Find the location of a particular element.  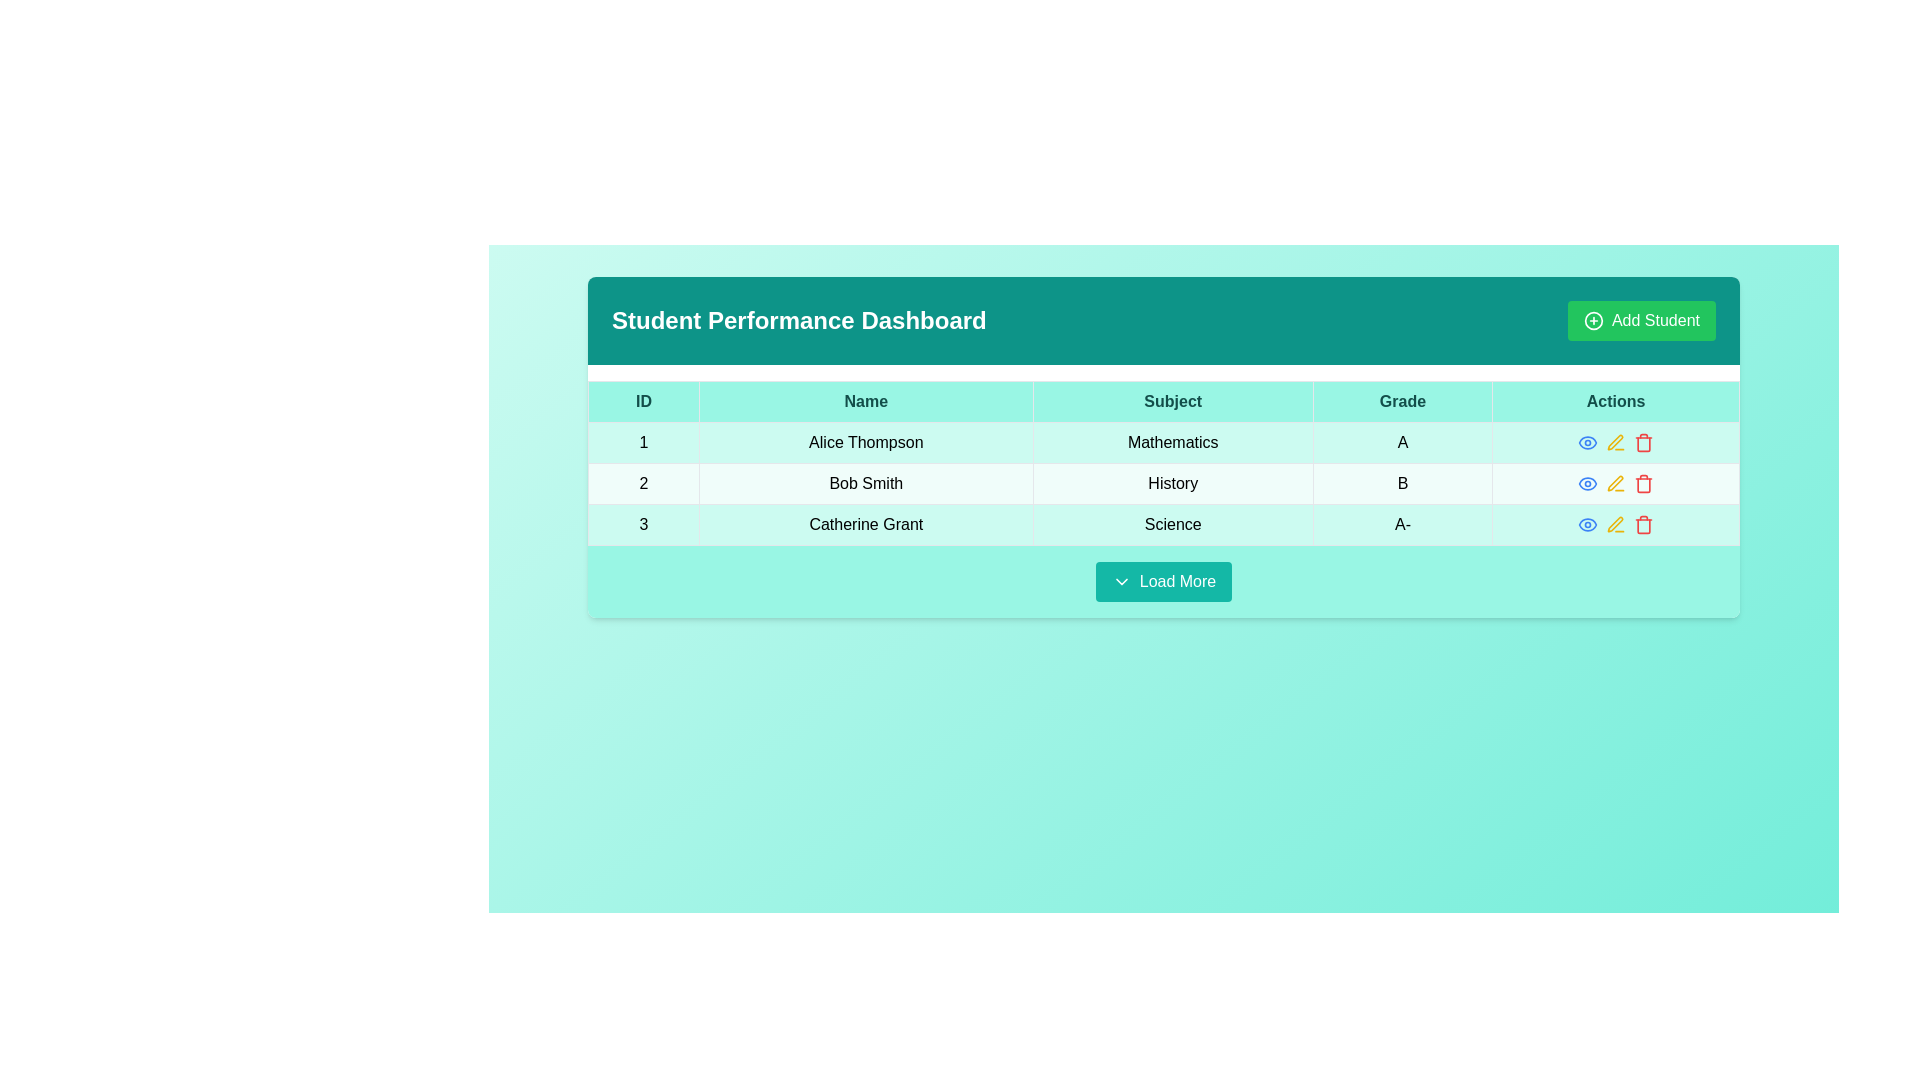

the 'edit' button represented by a pen icon in the 'Actions' section of the last row of the table is located at coordinates (1616, 523).